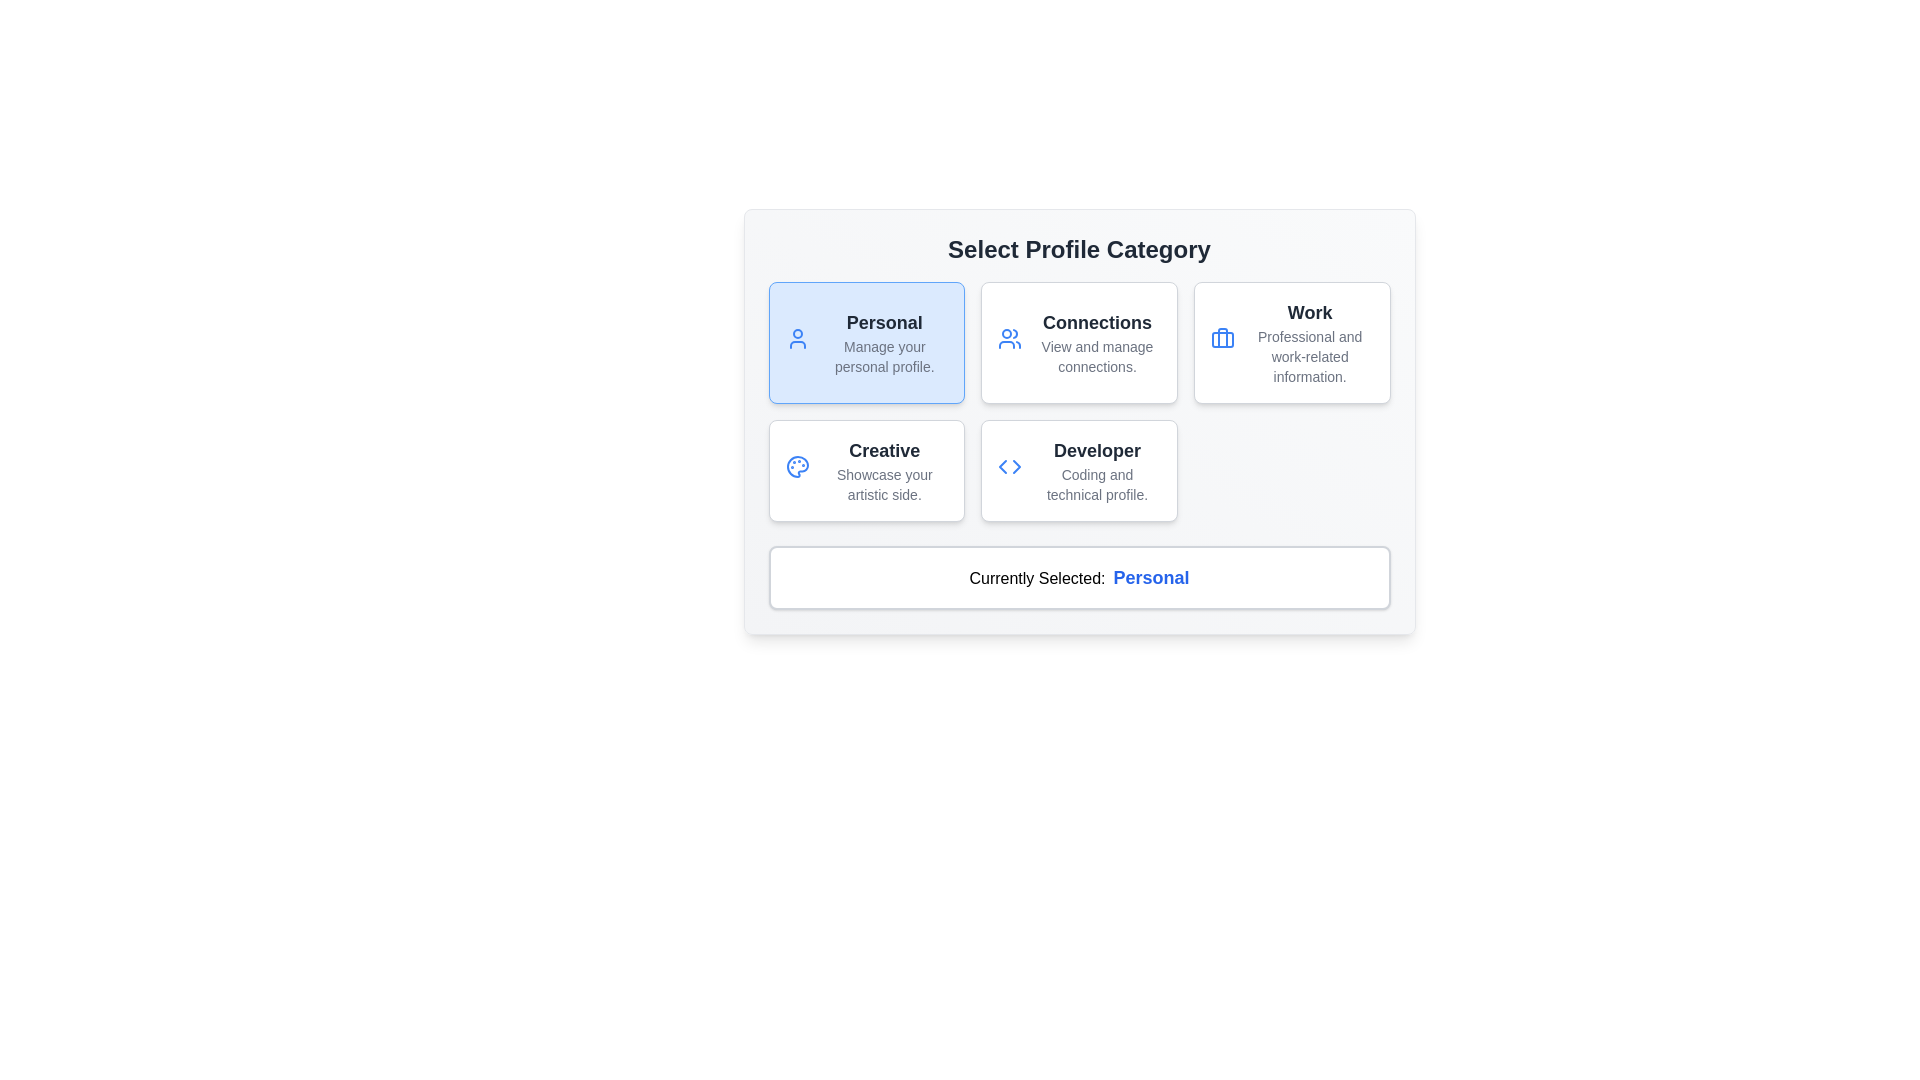 The width and height of the screenshot is (1920, 1080). What do you see at coordinates (1010, 470) in the screenshot?
I see `the 'Developer' profile category icon, which visually represents the Developer profile and is located in the second row, fourth position of the profile category selection grid` at bounding box center [1010, 470].